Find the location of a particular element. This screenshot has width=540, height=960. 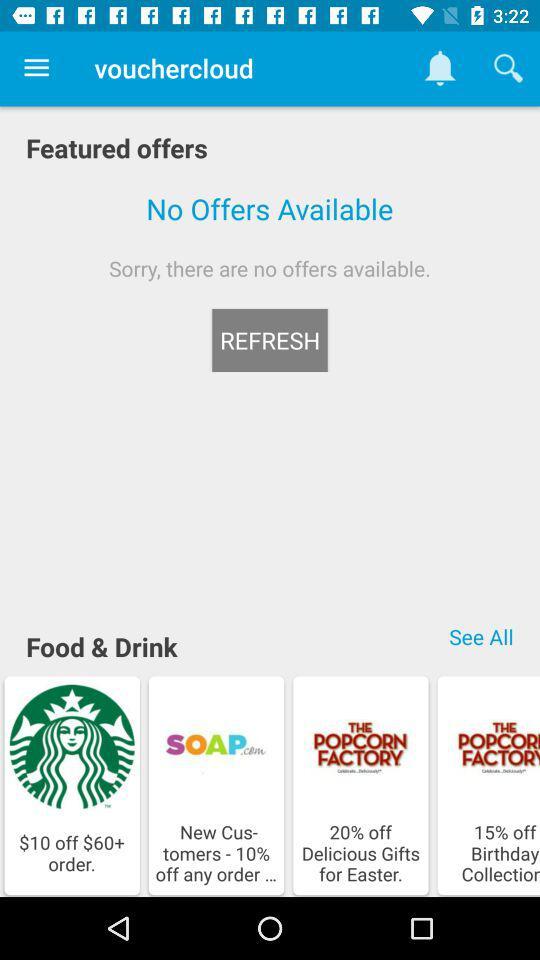

the see all icon is located at coordinates (480, 635).